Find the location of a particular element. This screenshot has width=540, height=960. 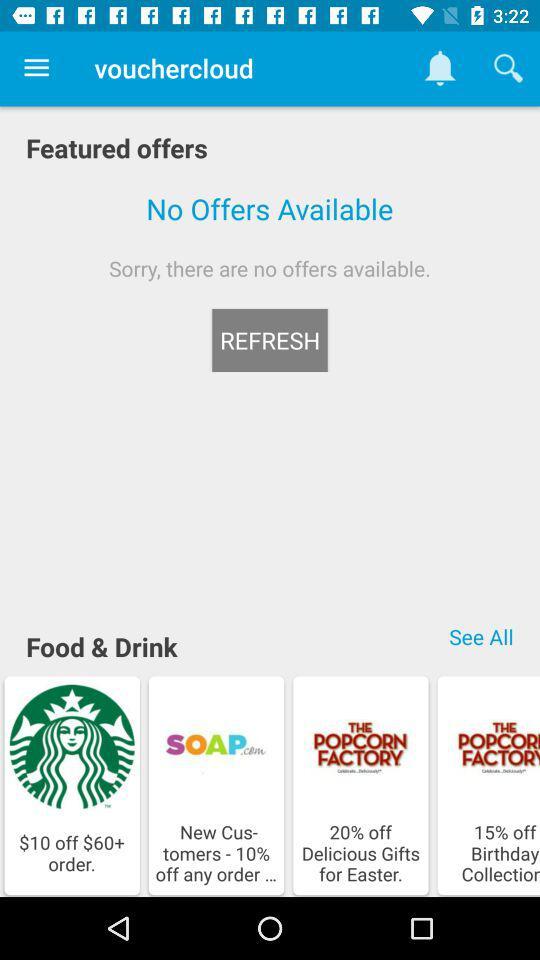

the see all icon is located at coordinates (480, 635).